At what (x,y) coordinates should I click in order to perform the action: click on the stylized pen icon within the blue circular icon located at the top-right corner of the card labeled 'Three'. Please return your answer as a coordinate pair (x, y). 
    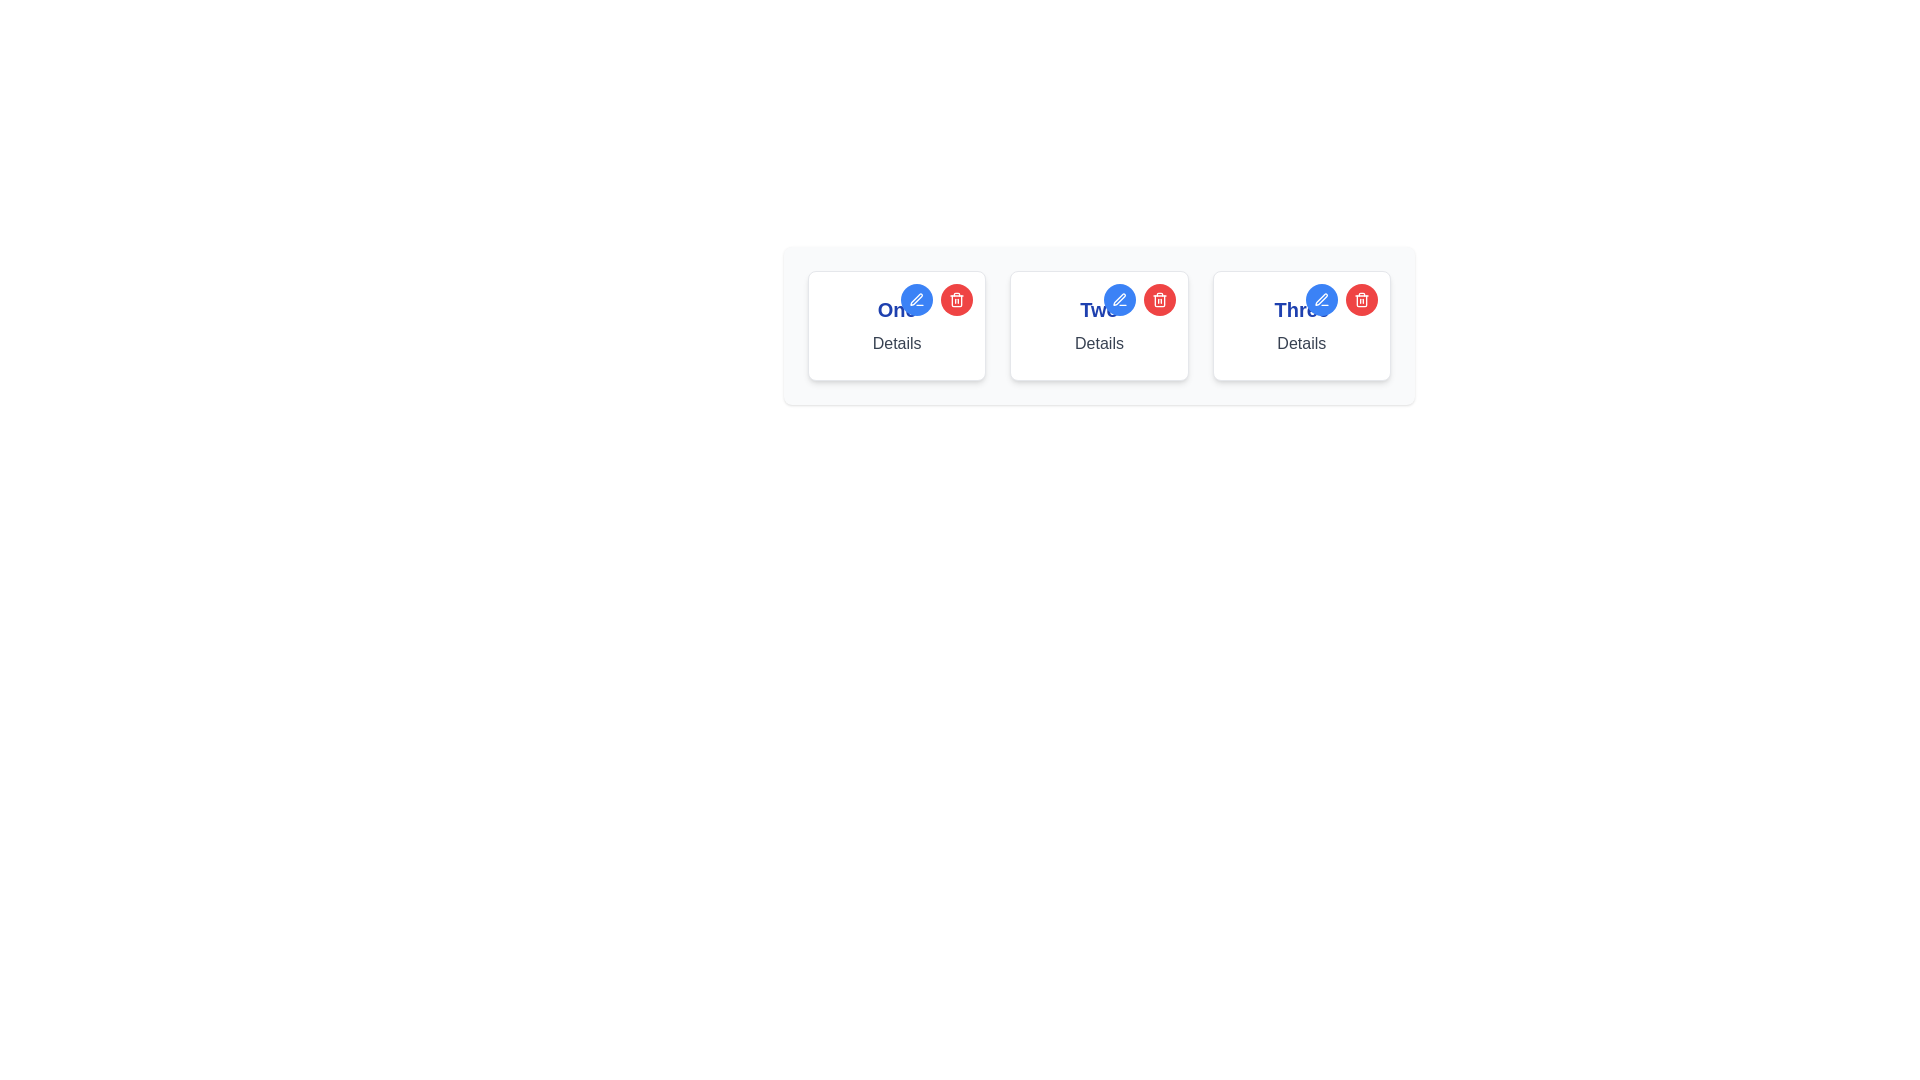
    Looking at the image, I should click on (1321, 299).